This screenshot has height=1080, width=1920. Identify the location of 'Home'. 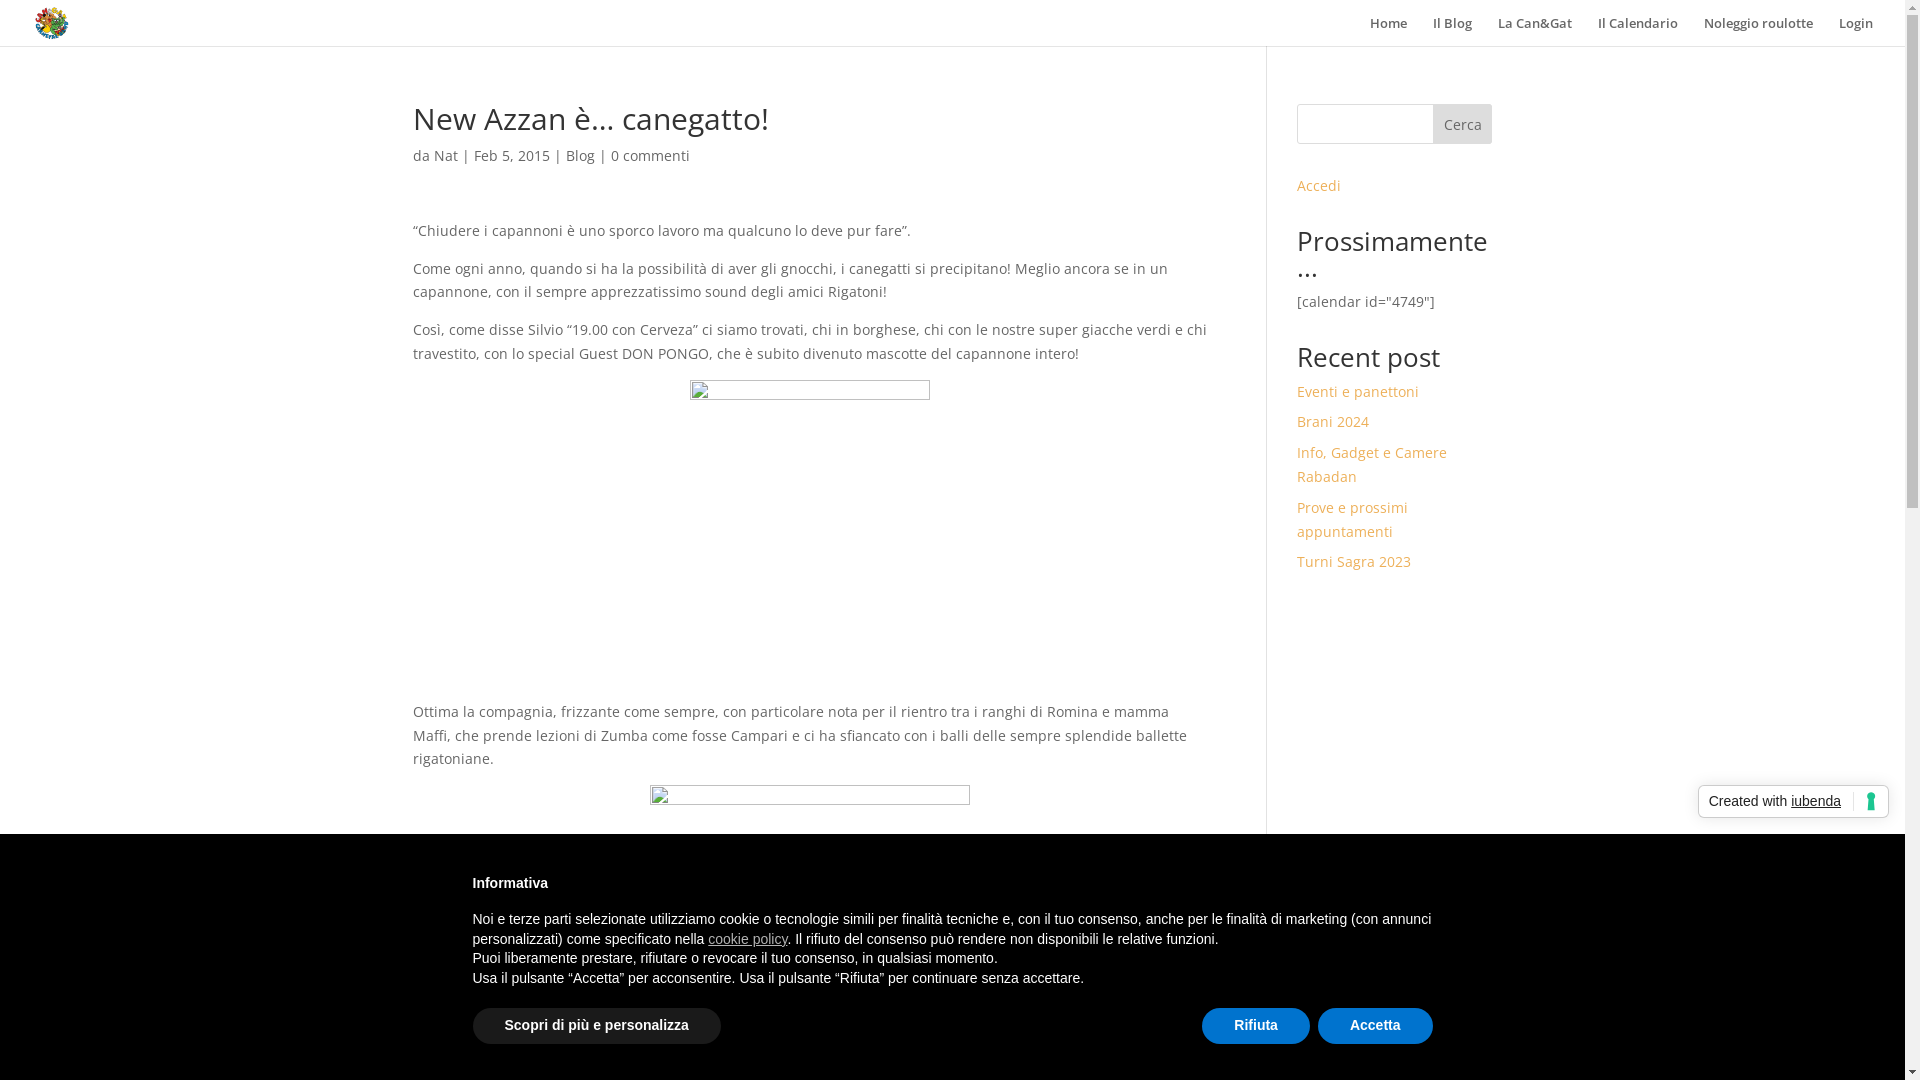
(1387, 30).